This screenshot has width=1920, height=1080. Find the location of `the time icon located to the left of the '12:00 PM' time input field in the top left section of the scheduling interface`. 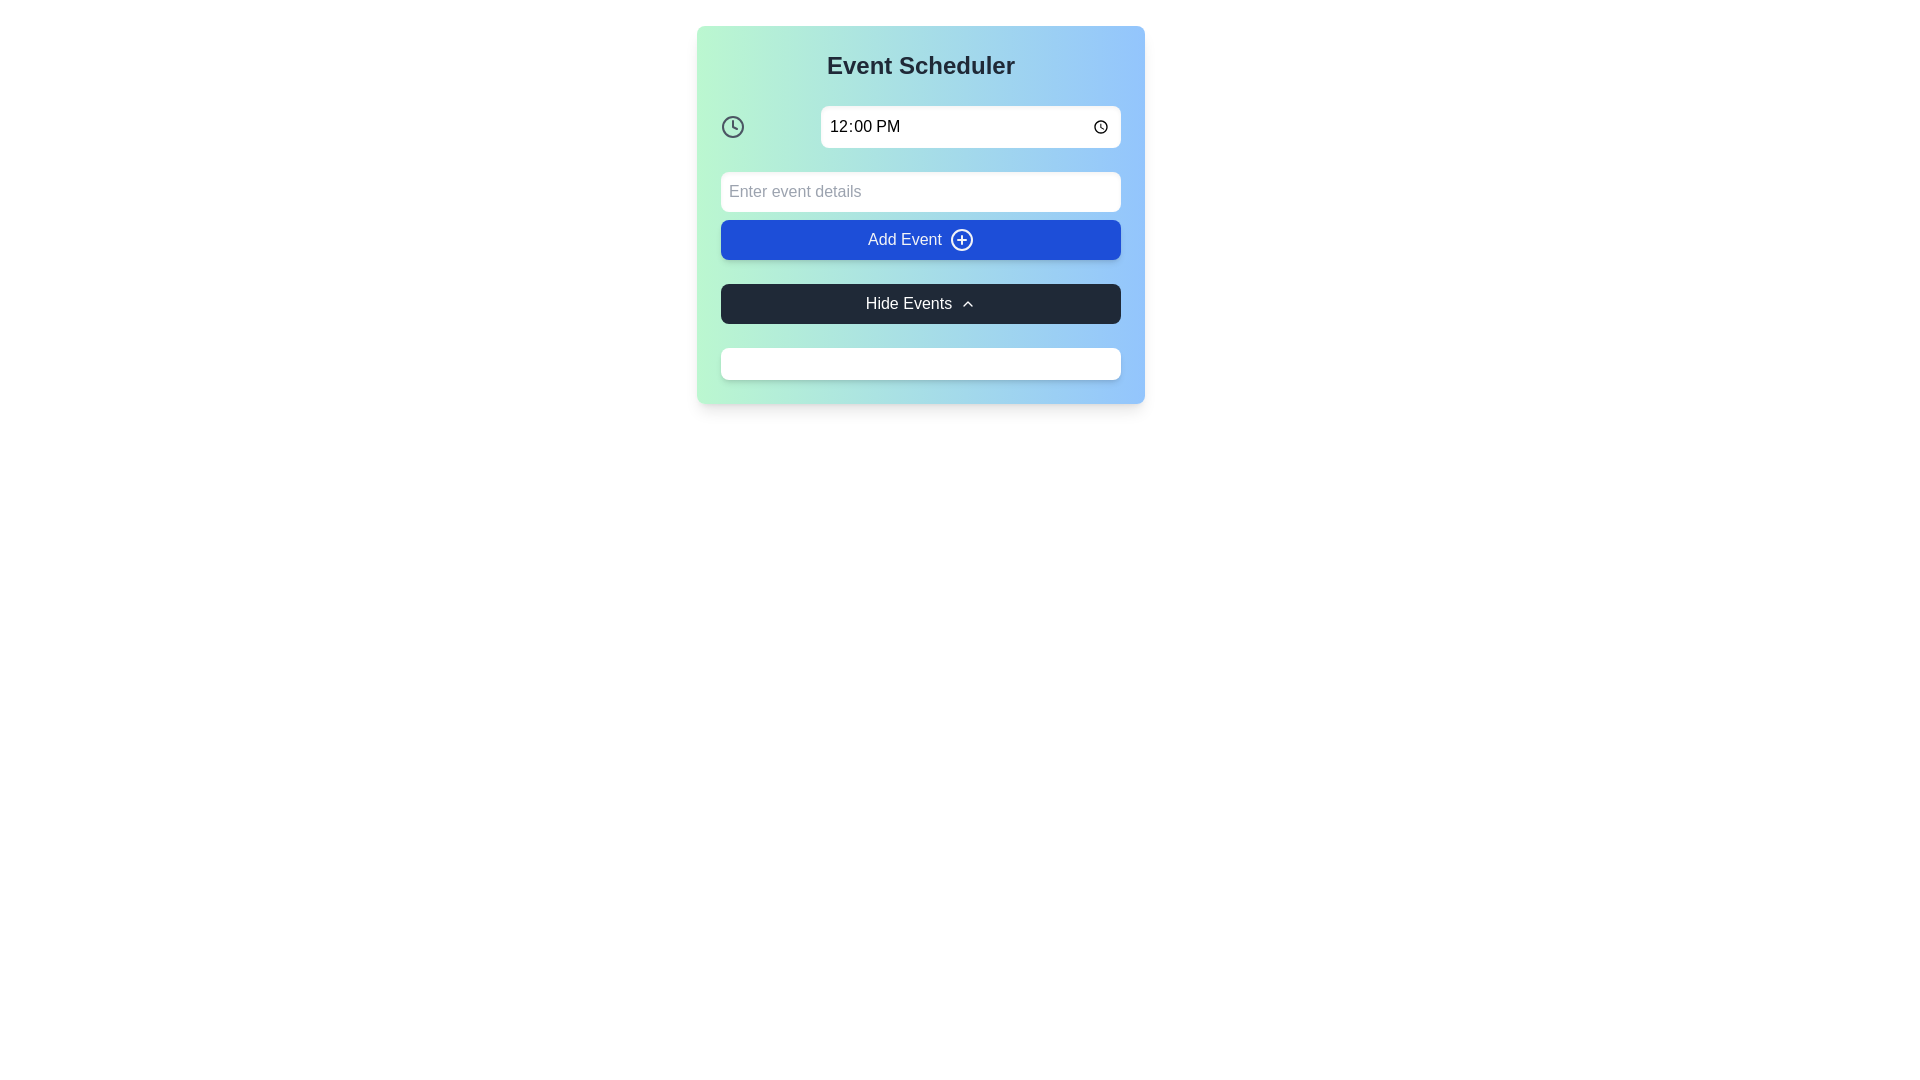

the time icon located to the left of the '12:00 PM' time input field in the top left section of the scheduling interface is located at coordinates (732, 127).